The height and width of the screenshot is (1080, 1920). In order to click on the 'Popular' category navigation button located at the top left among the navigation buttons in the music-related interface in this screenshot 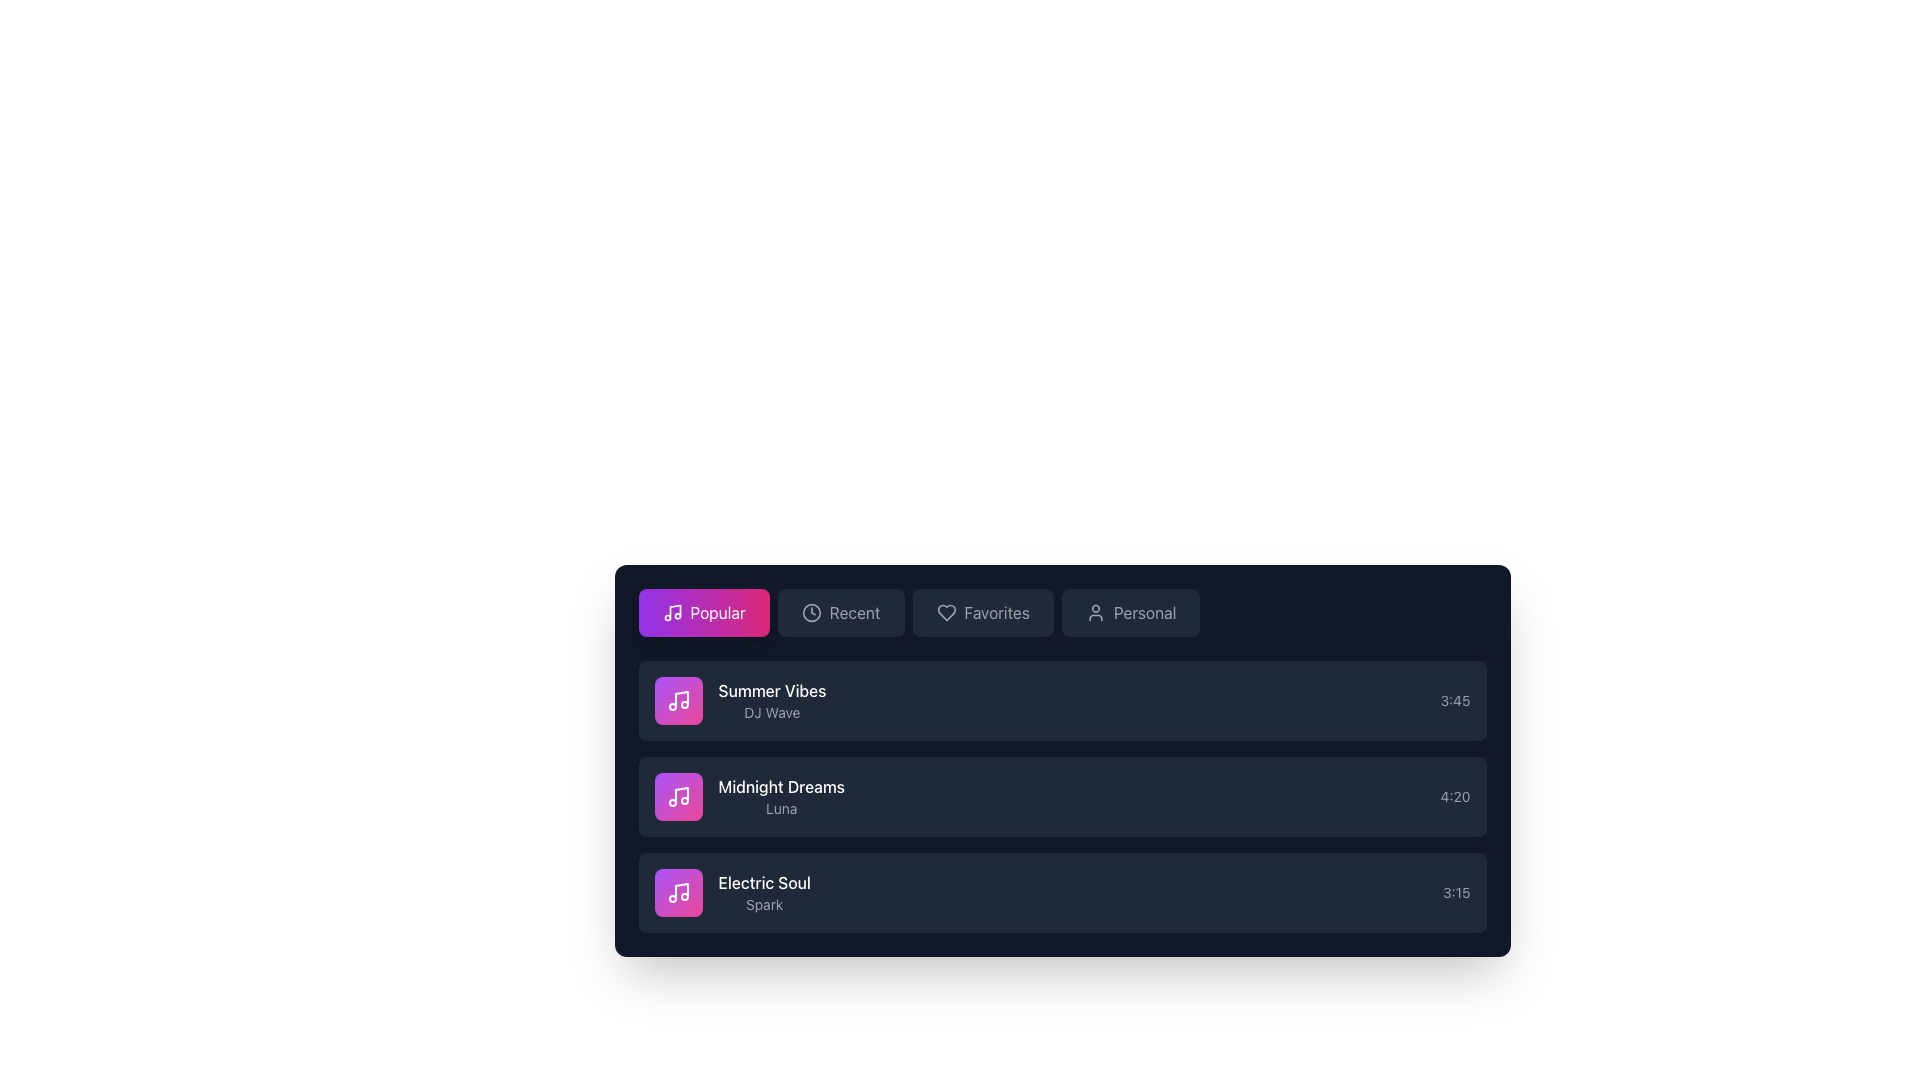, I will do `click(704, 612)`.